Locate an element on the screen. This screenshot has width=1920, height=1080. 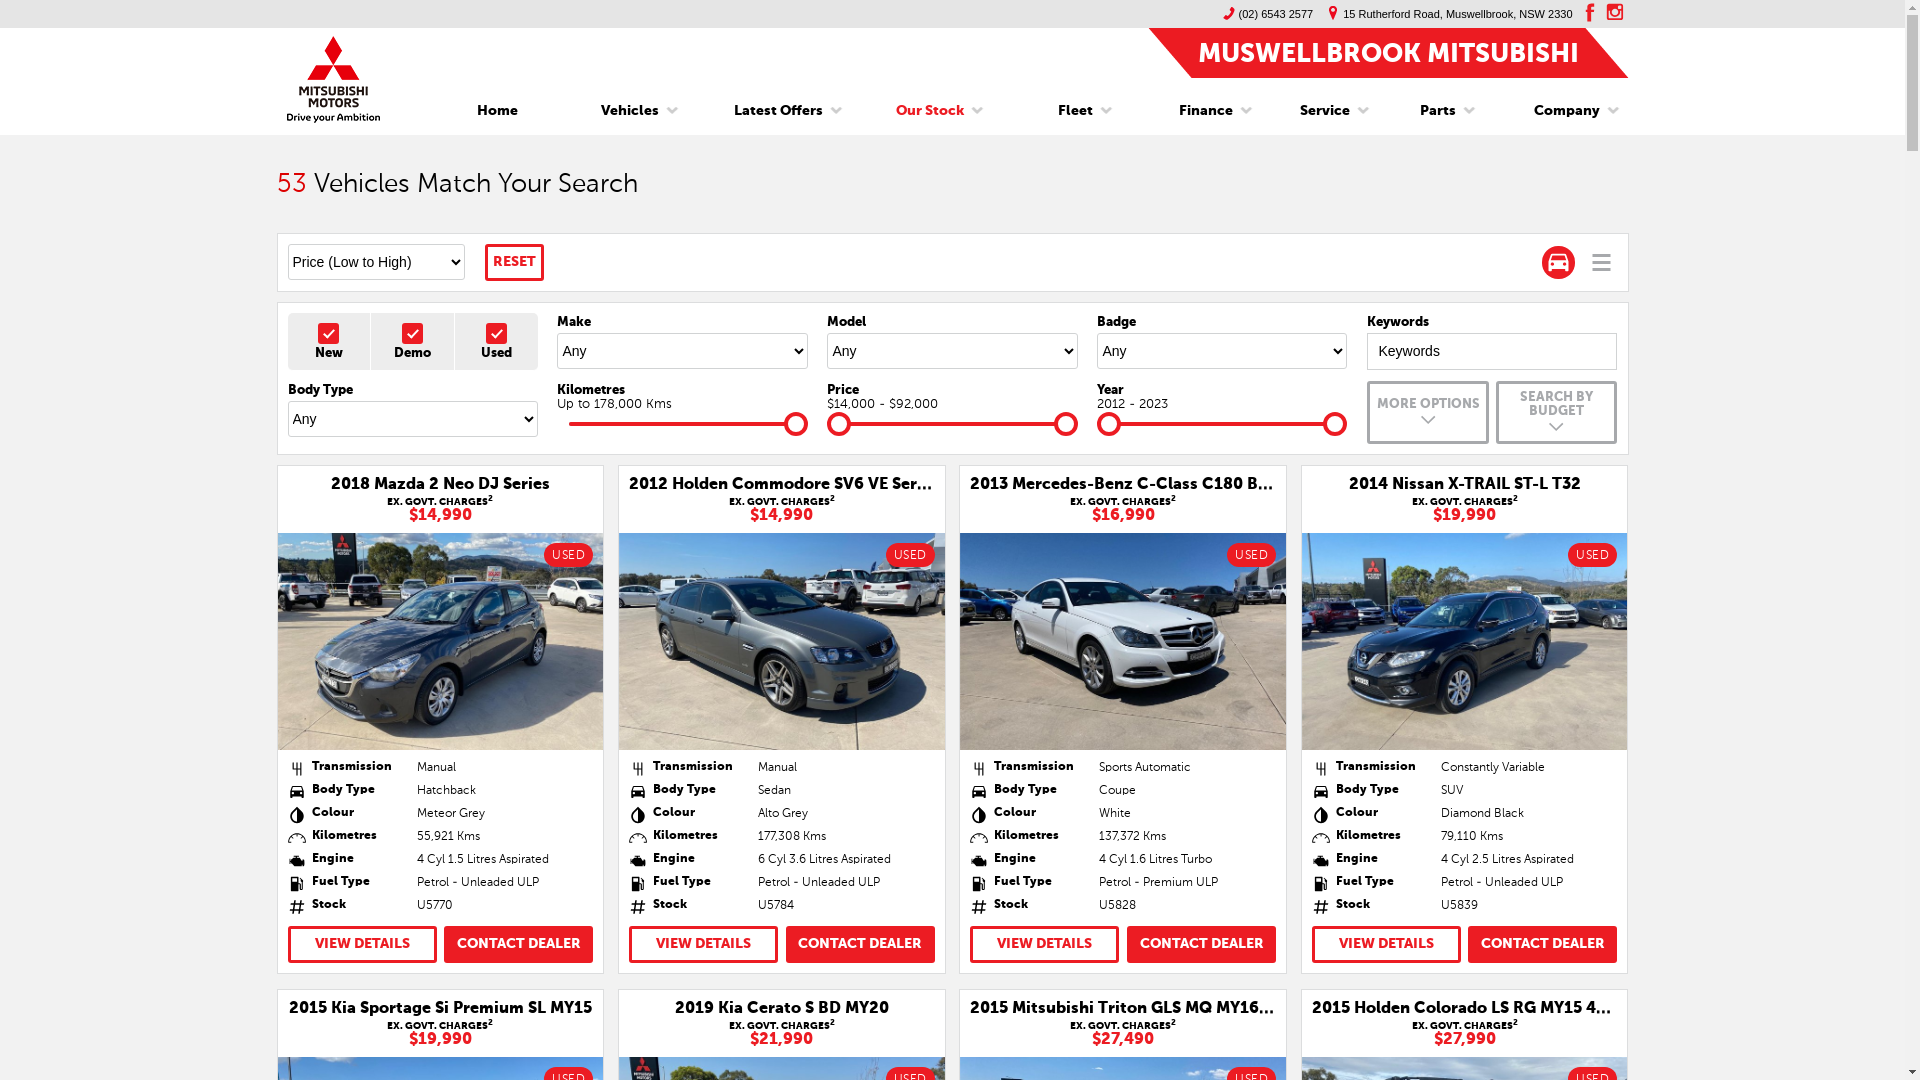
'EX. GOVT. CHARGES2 is located at coordinates (1123, 507).